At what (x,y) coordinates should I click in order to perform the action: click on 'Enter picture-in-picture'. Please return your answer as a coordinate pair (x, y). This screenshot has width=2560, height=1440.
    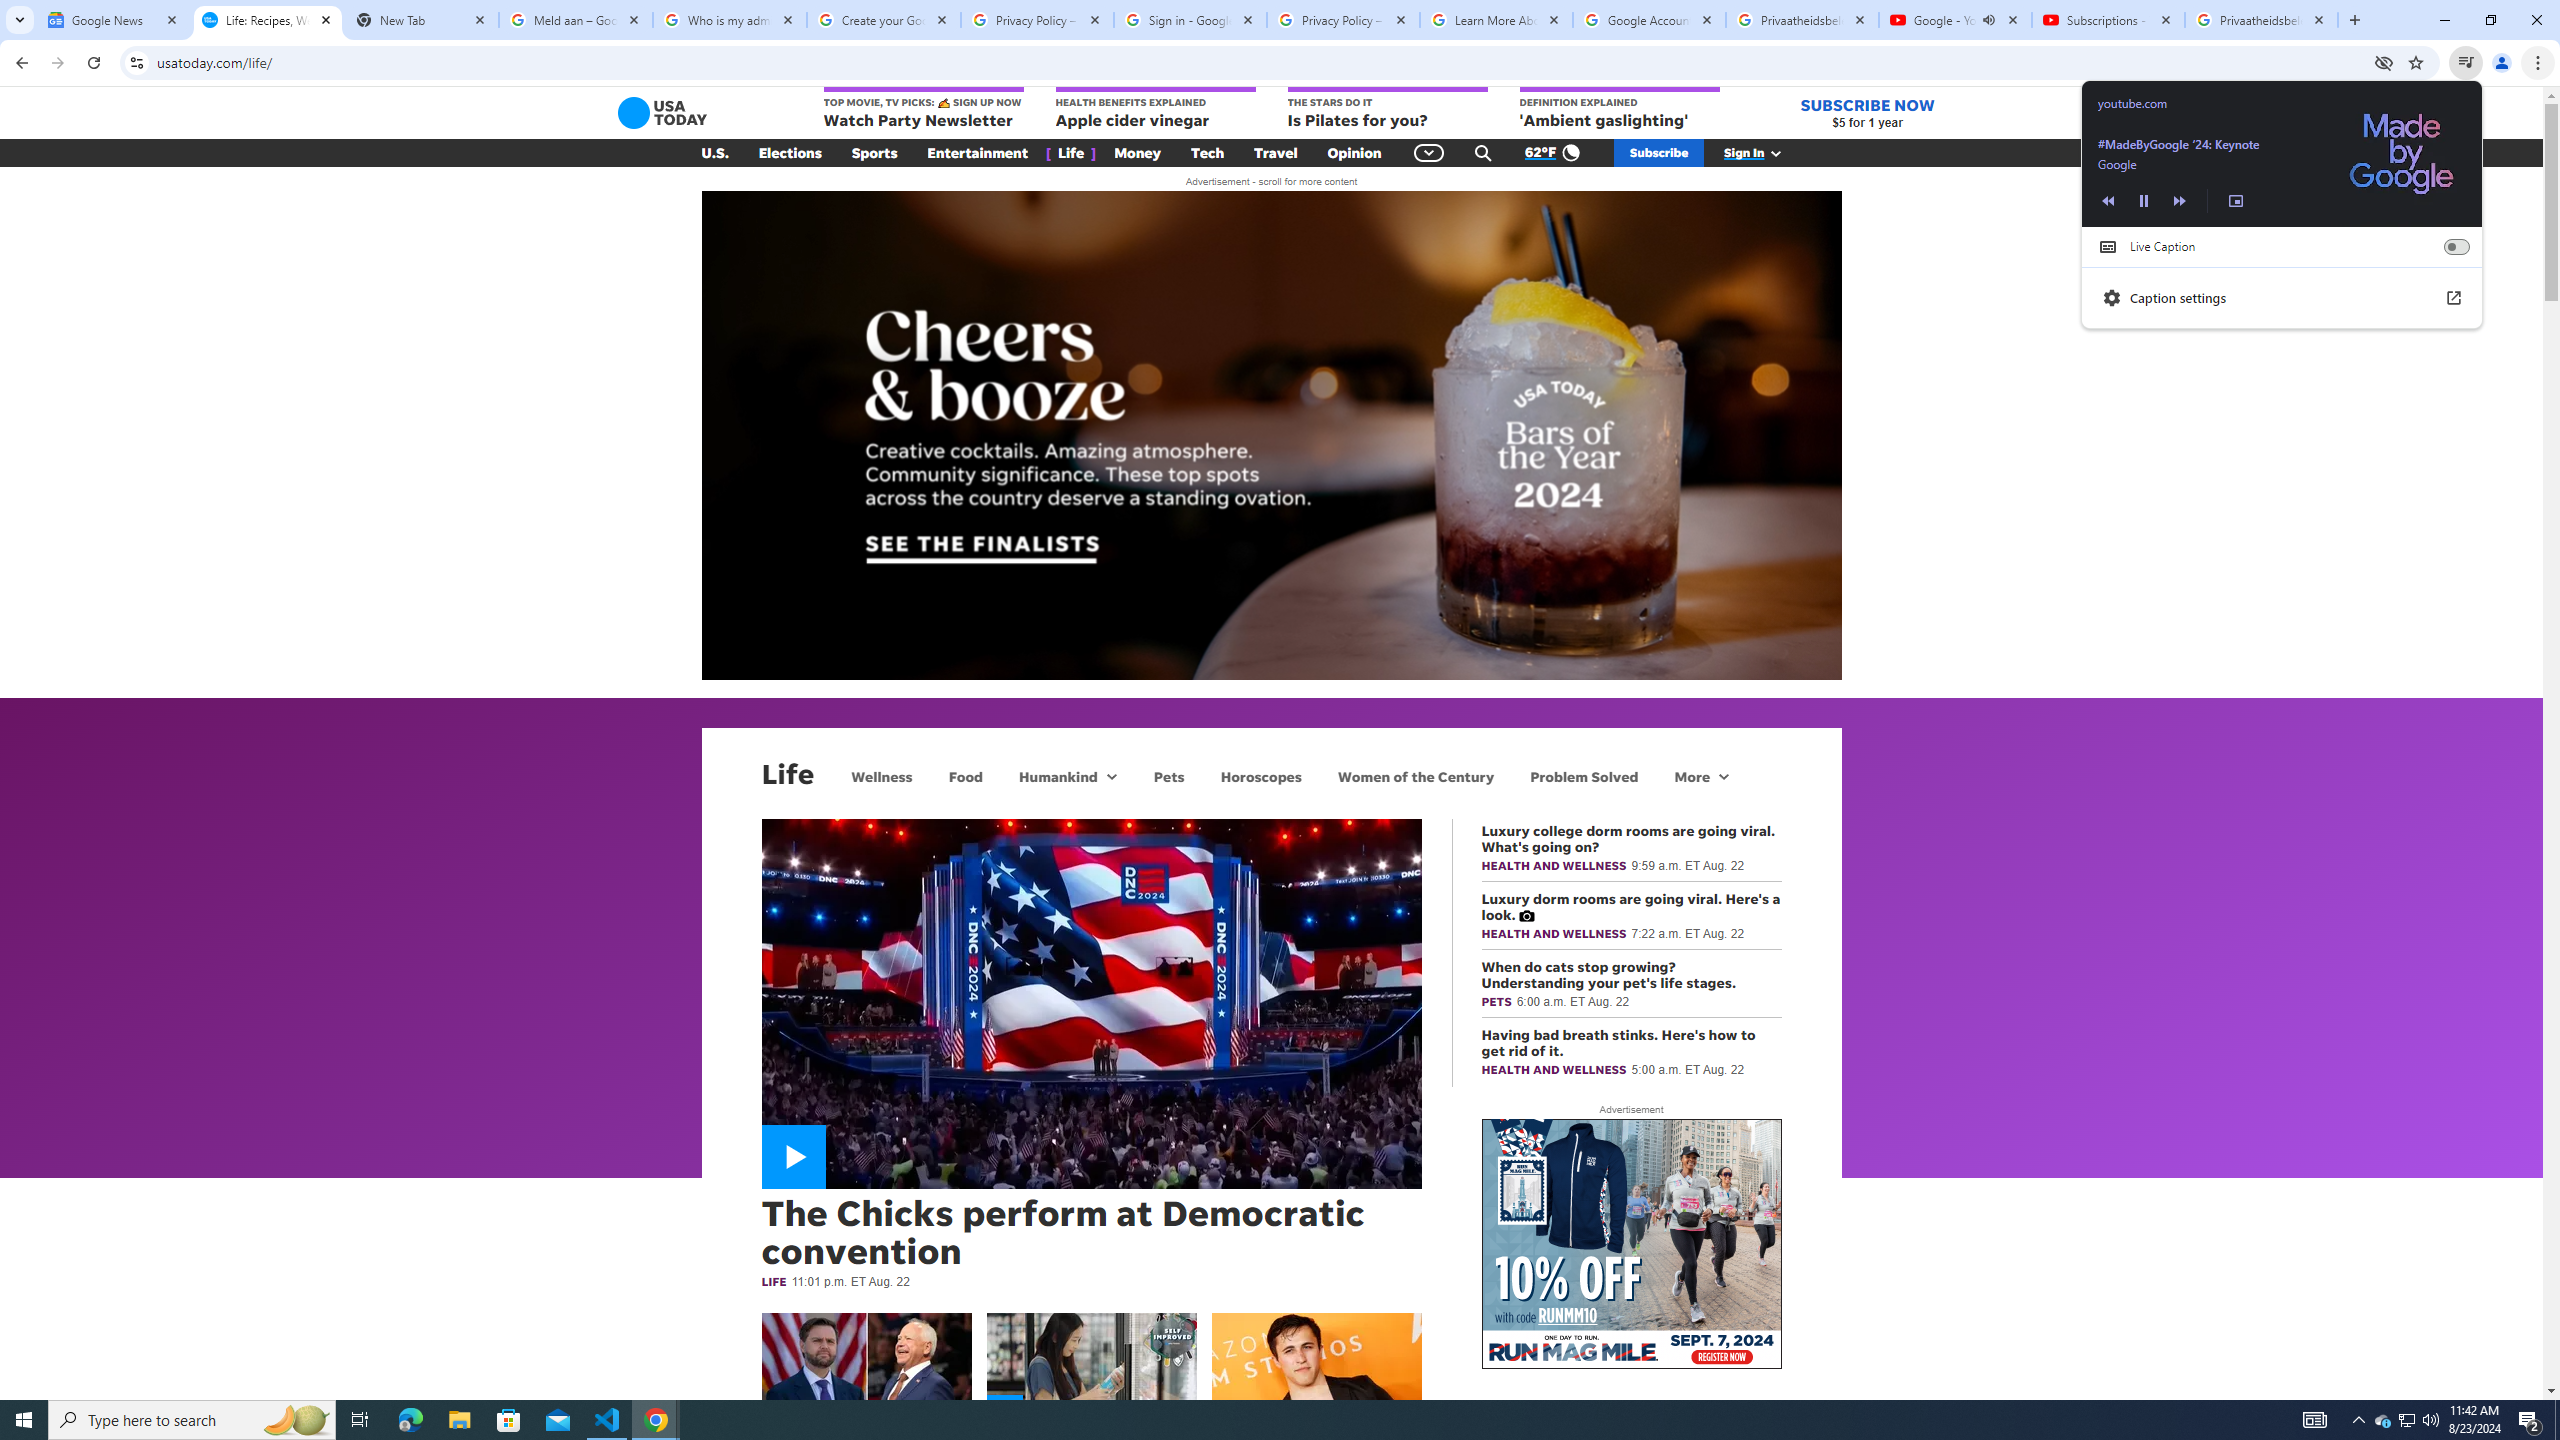
    Looking at the image, I should click on (2233, 199).